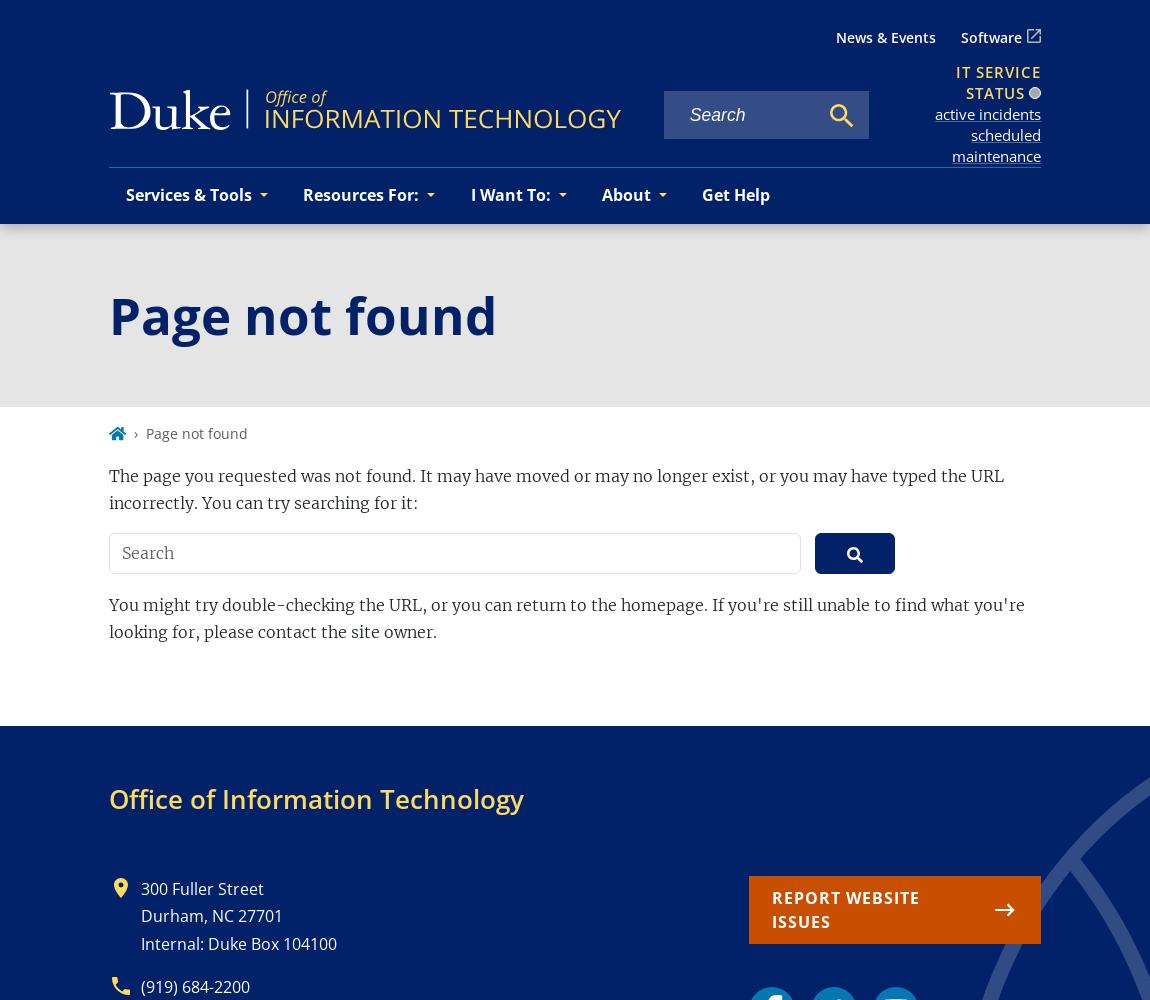  I want to click on 'Durham, NC 27701', so click(210, 916).